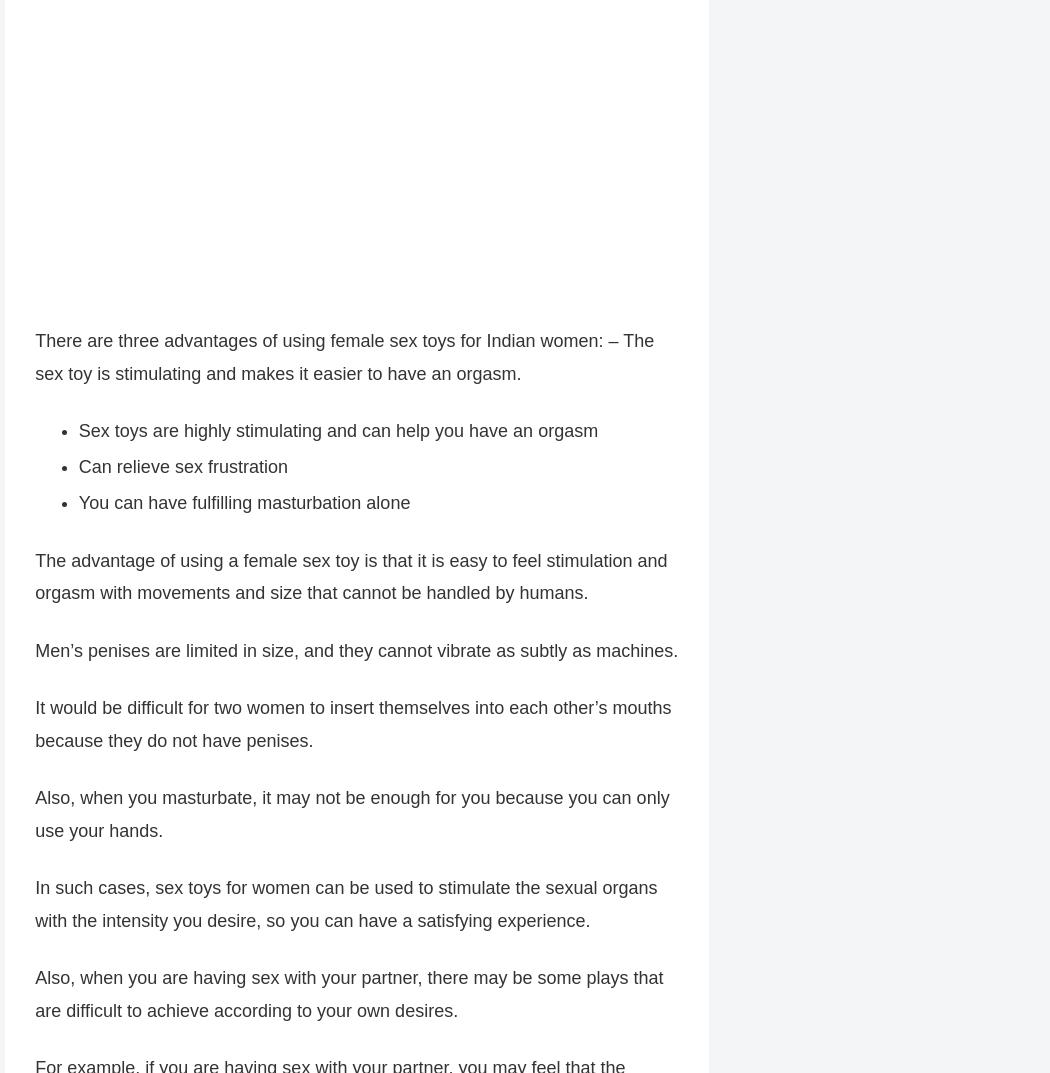 This screenshot has width=1050, height=1073. Describe the element at coordinates (182, 469) in the screenshot. I see `'Can relieve sex frustration'` at that location.